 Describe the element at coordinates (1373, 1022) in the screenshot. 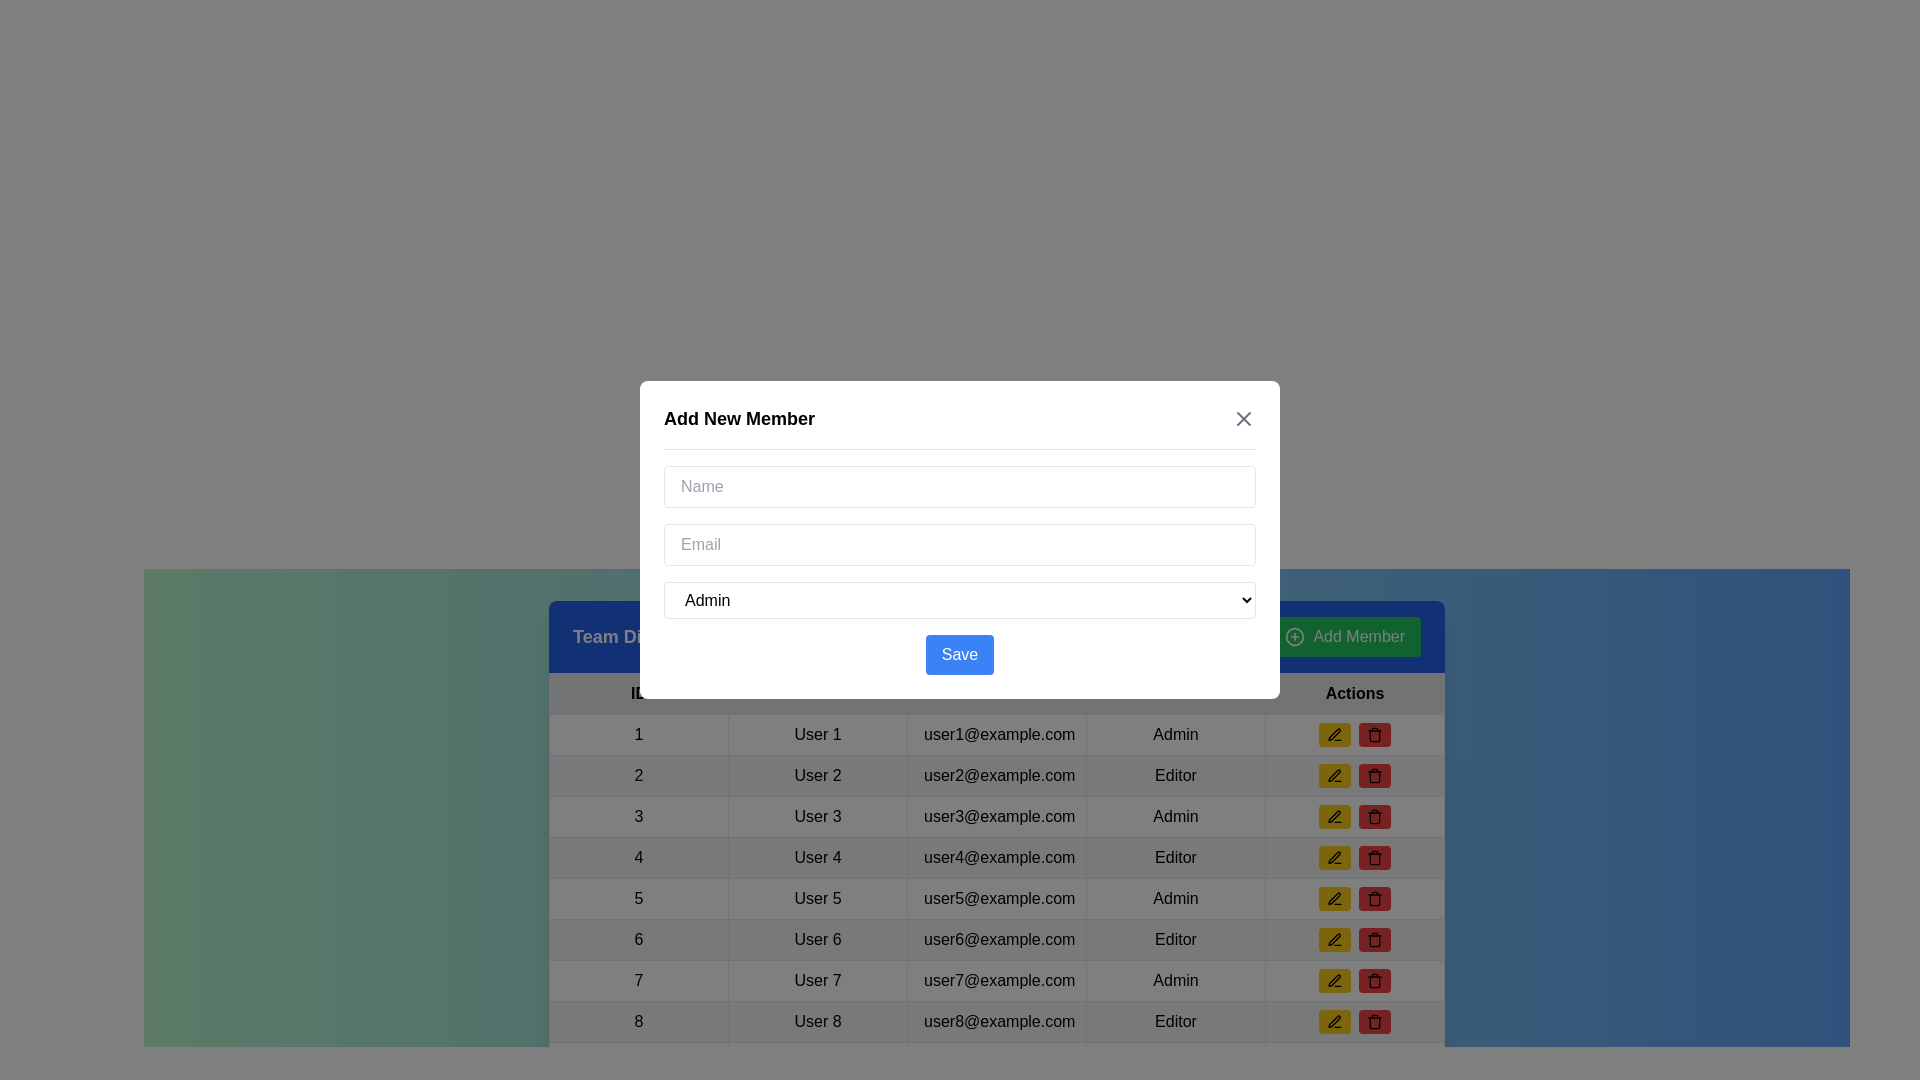

I see `the trash bin icon located in the last row of the 'Actions' column in the displayed table` at that location.